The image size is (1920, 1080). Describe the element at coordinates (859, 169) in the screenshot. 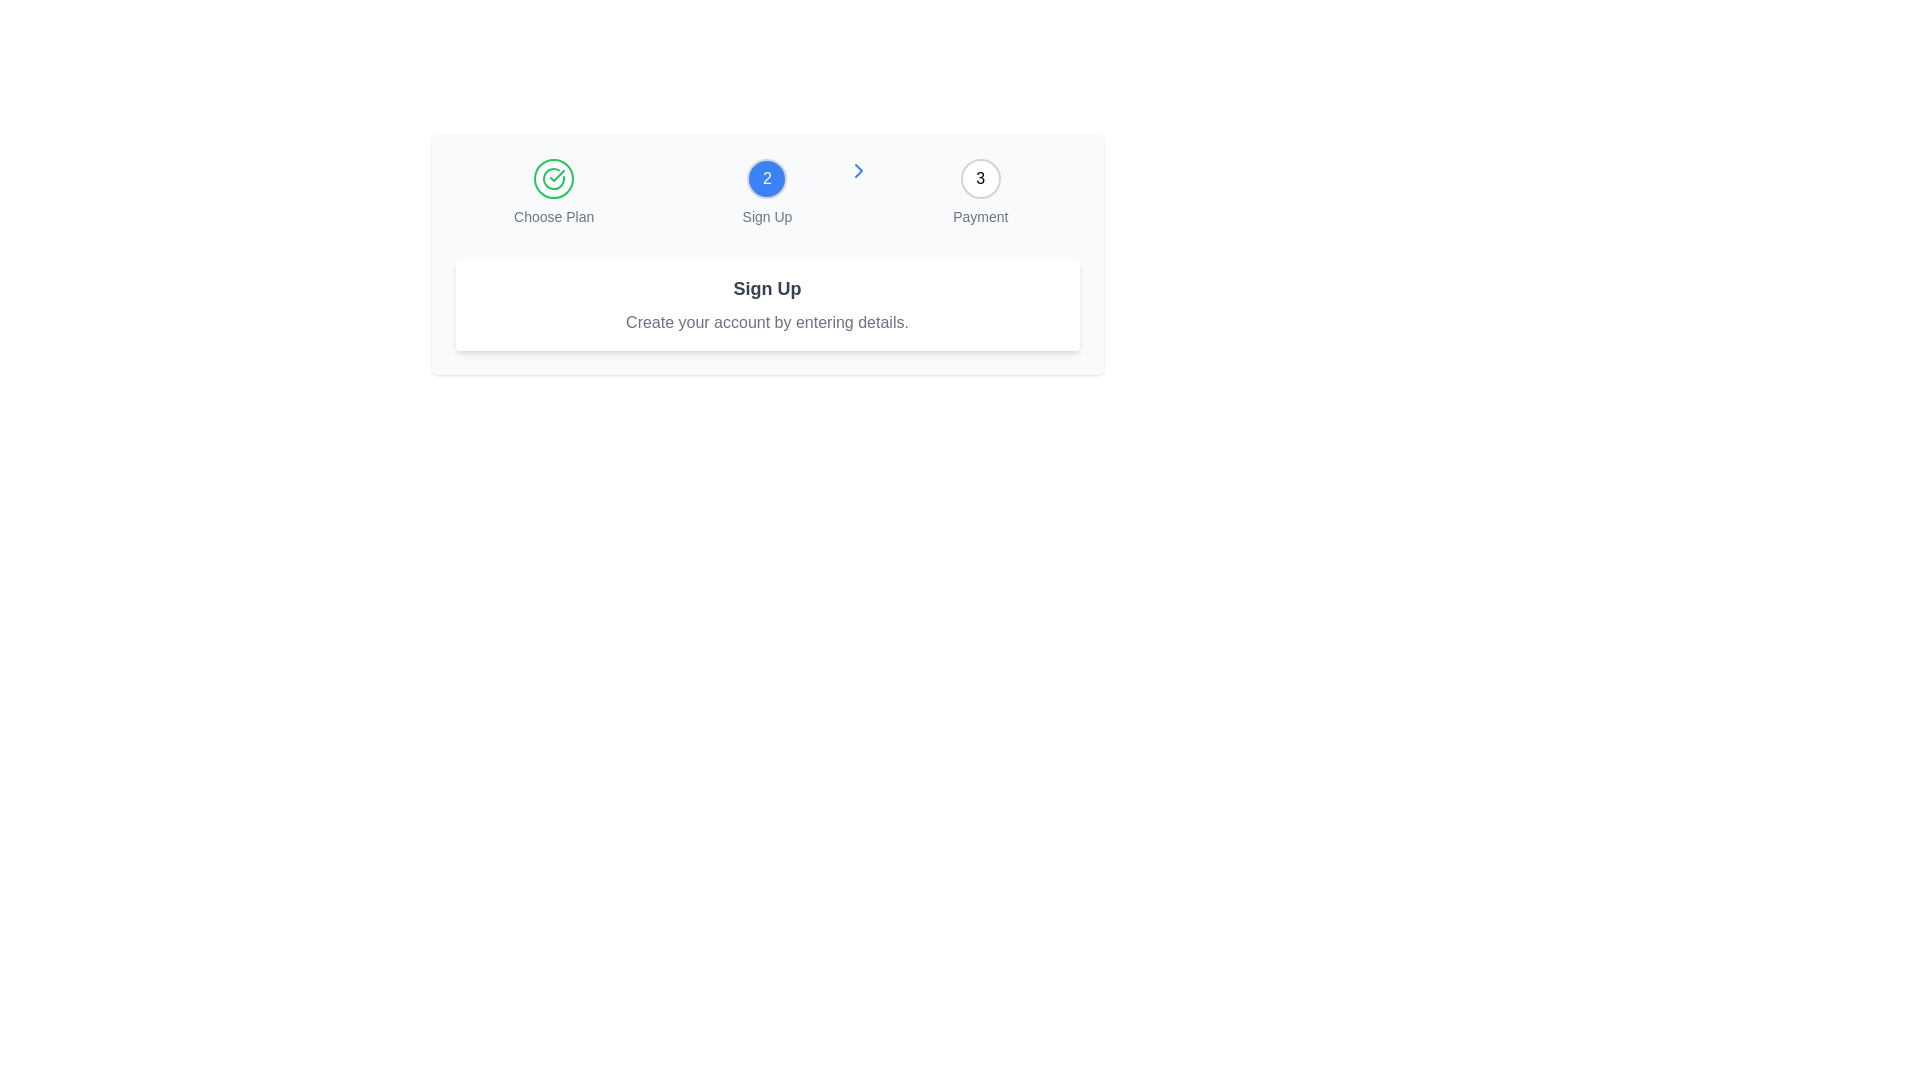

I see `the rightward-pointing blue chevron Navigation Icon located next to the '2 - Sign Up' label in the stepper progress bar` at that location.